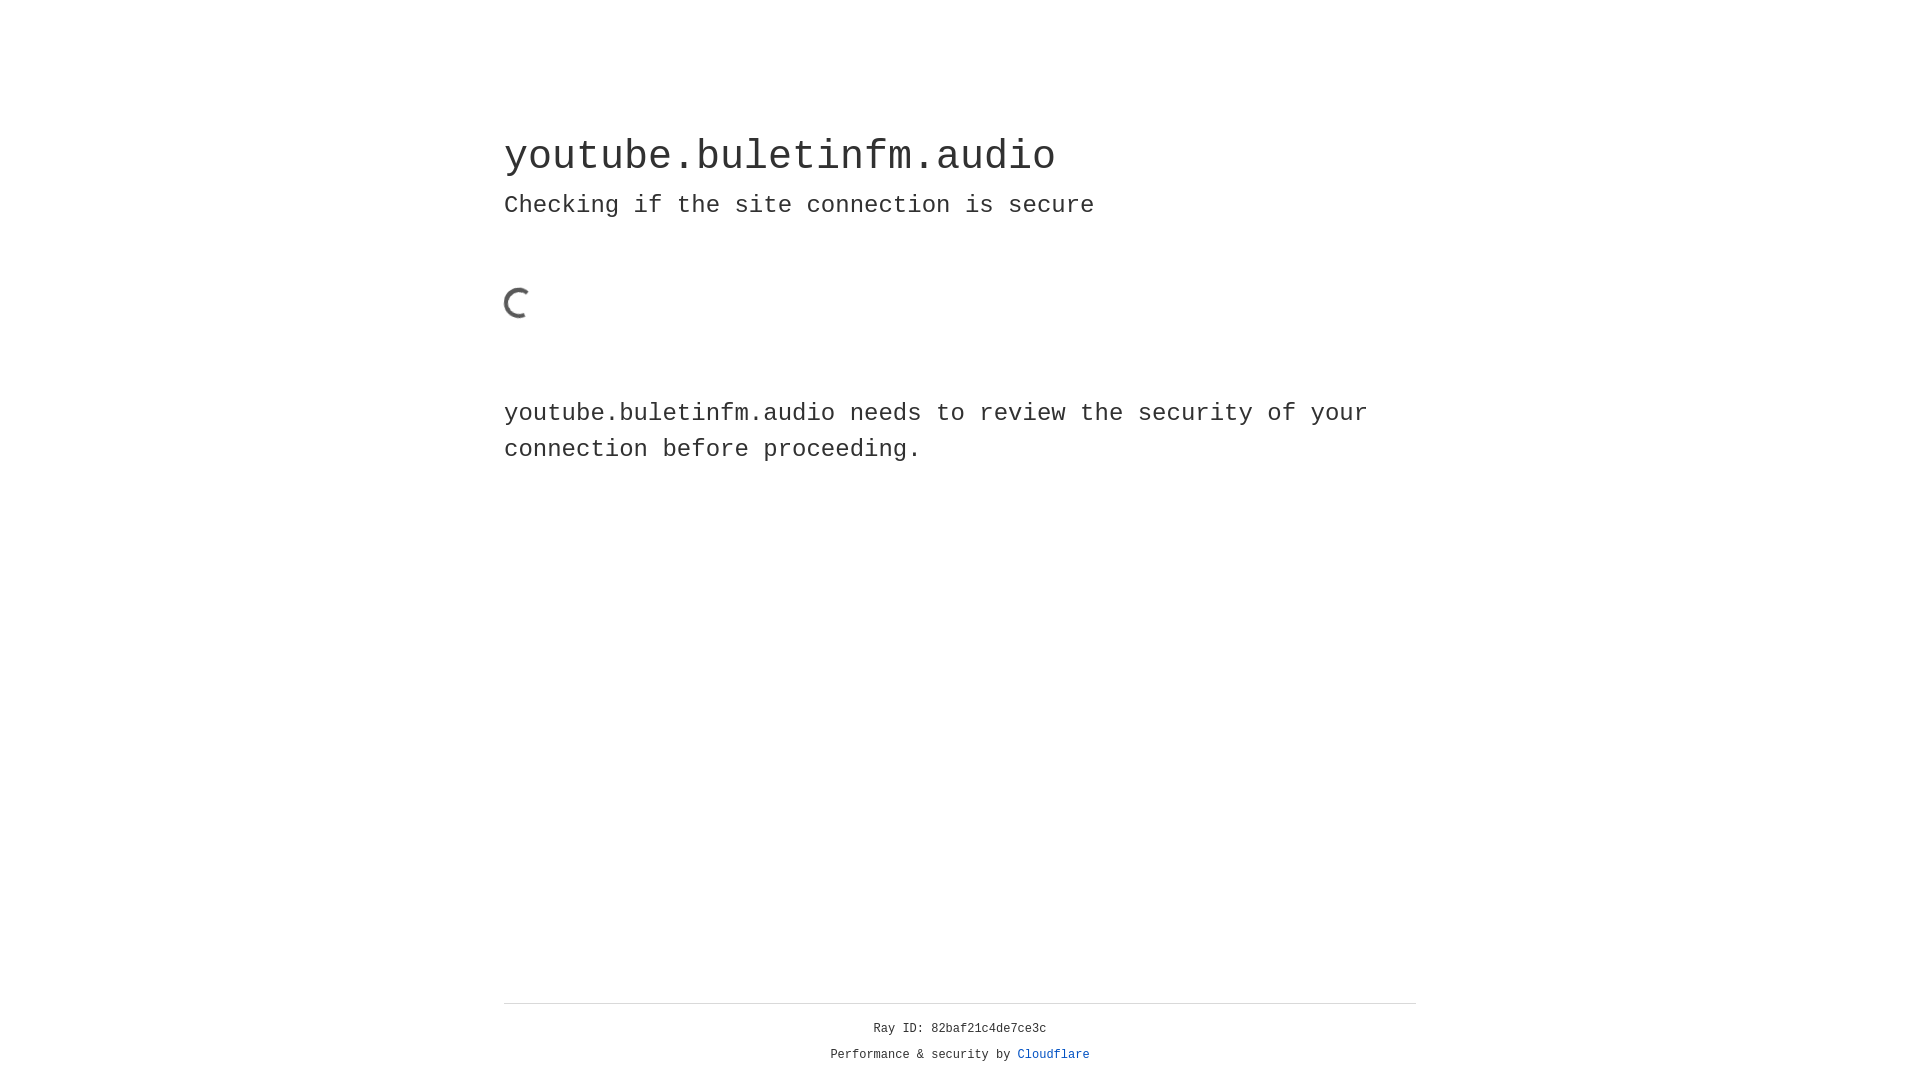 This screenshot has height=1080, width=1920. I want to click on 'Cloudflare', so click(1053, 1054).